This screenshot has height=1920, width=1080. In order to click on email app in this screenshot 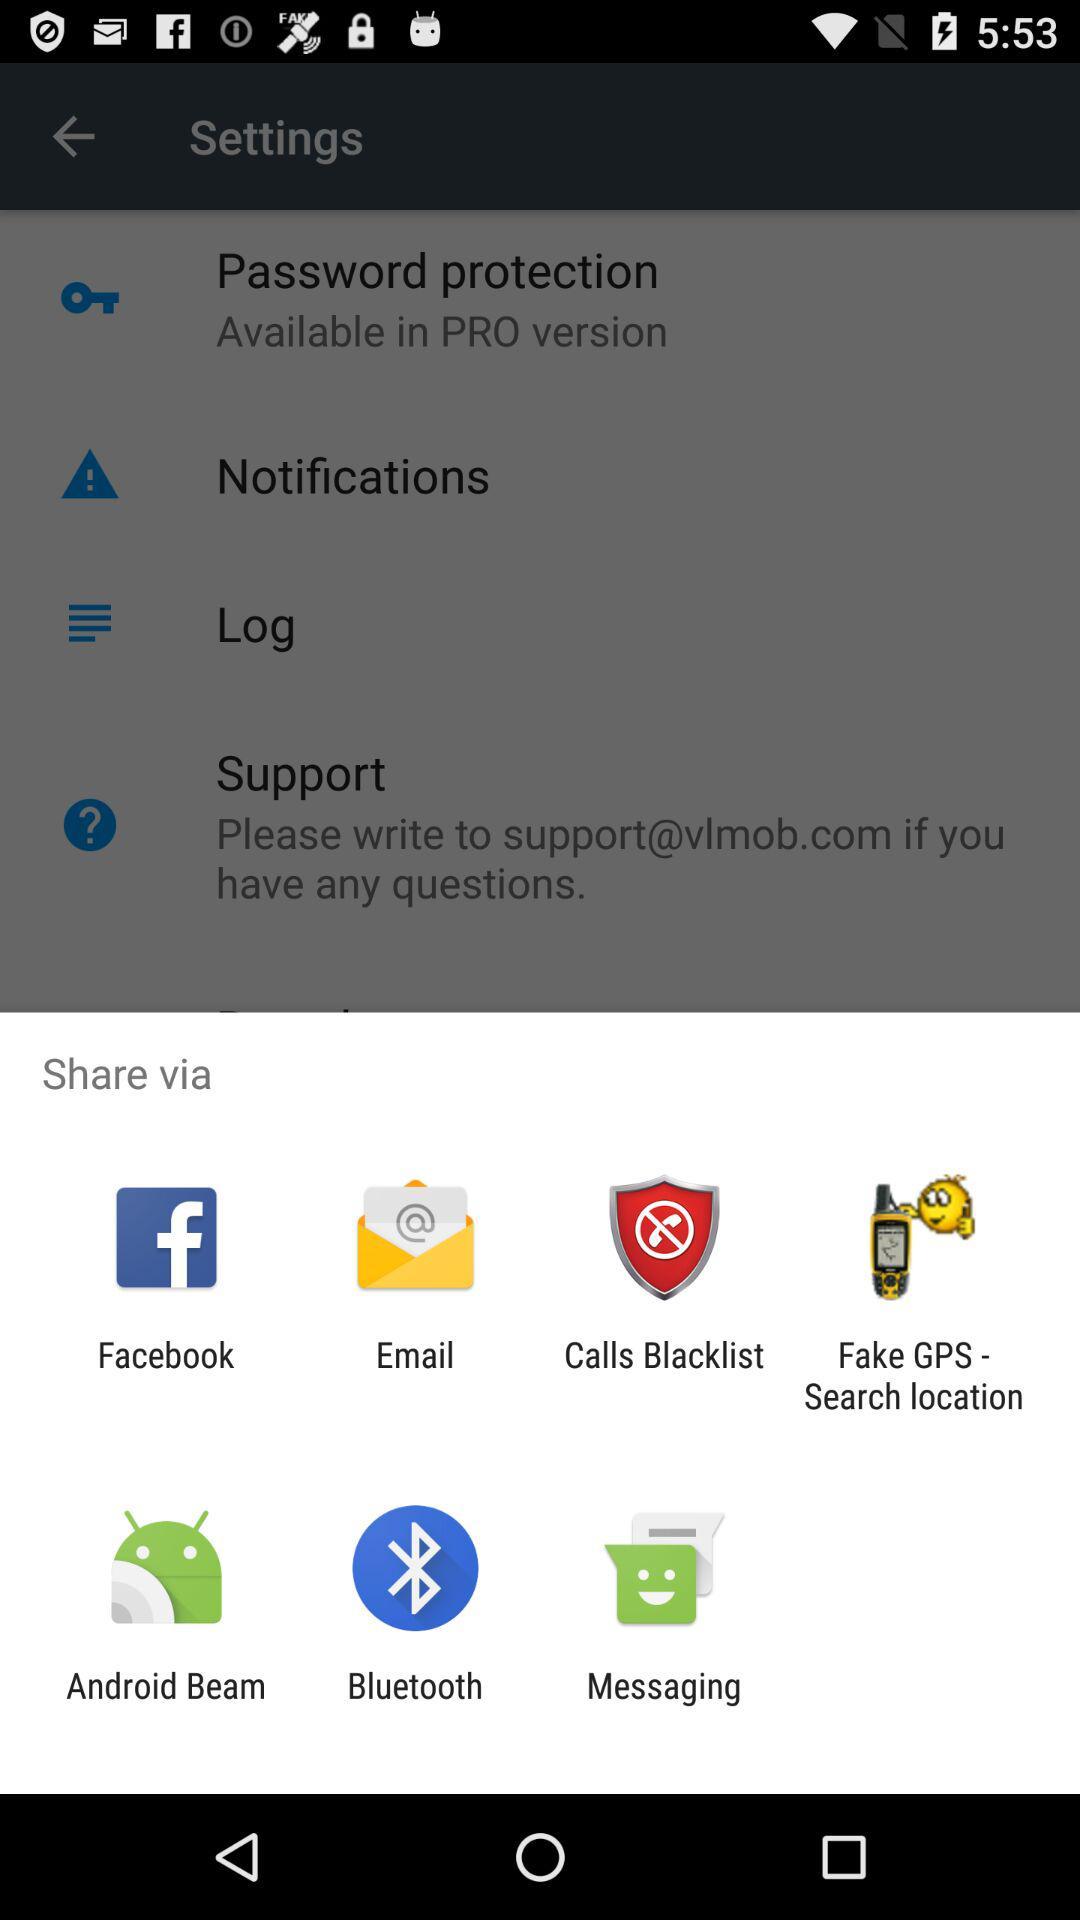, I will do `click(414, 1374)`.